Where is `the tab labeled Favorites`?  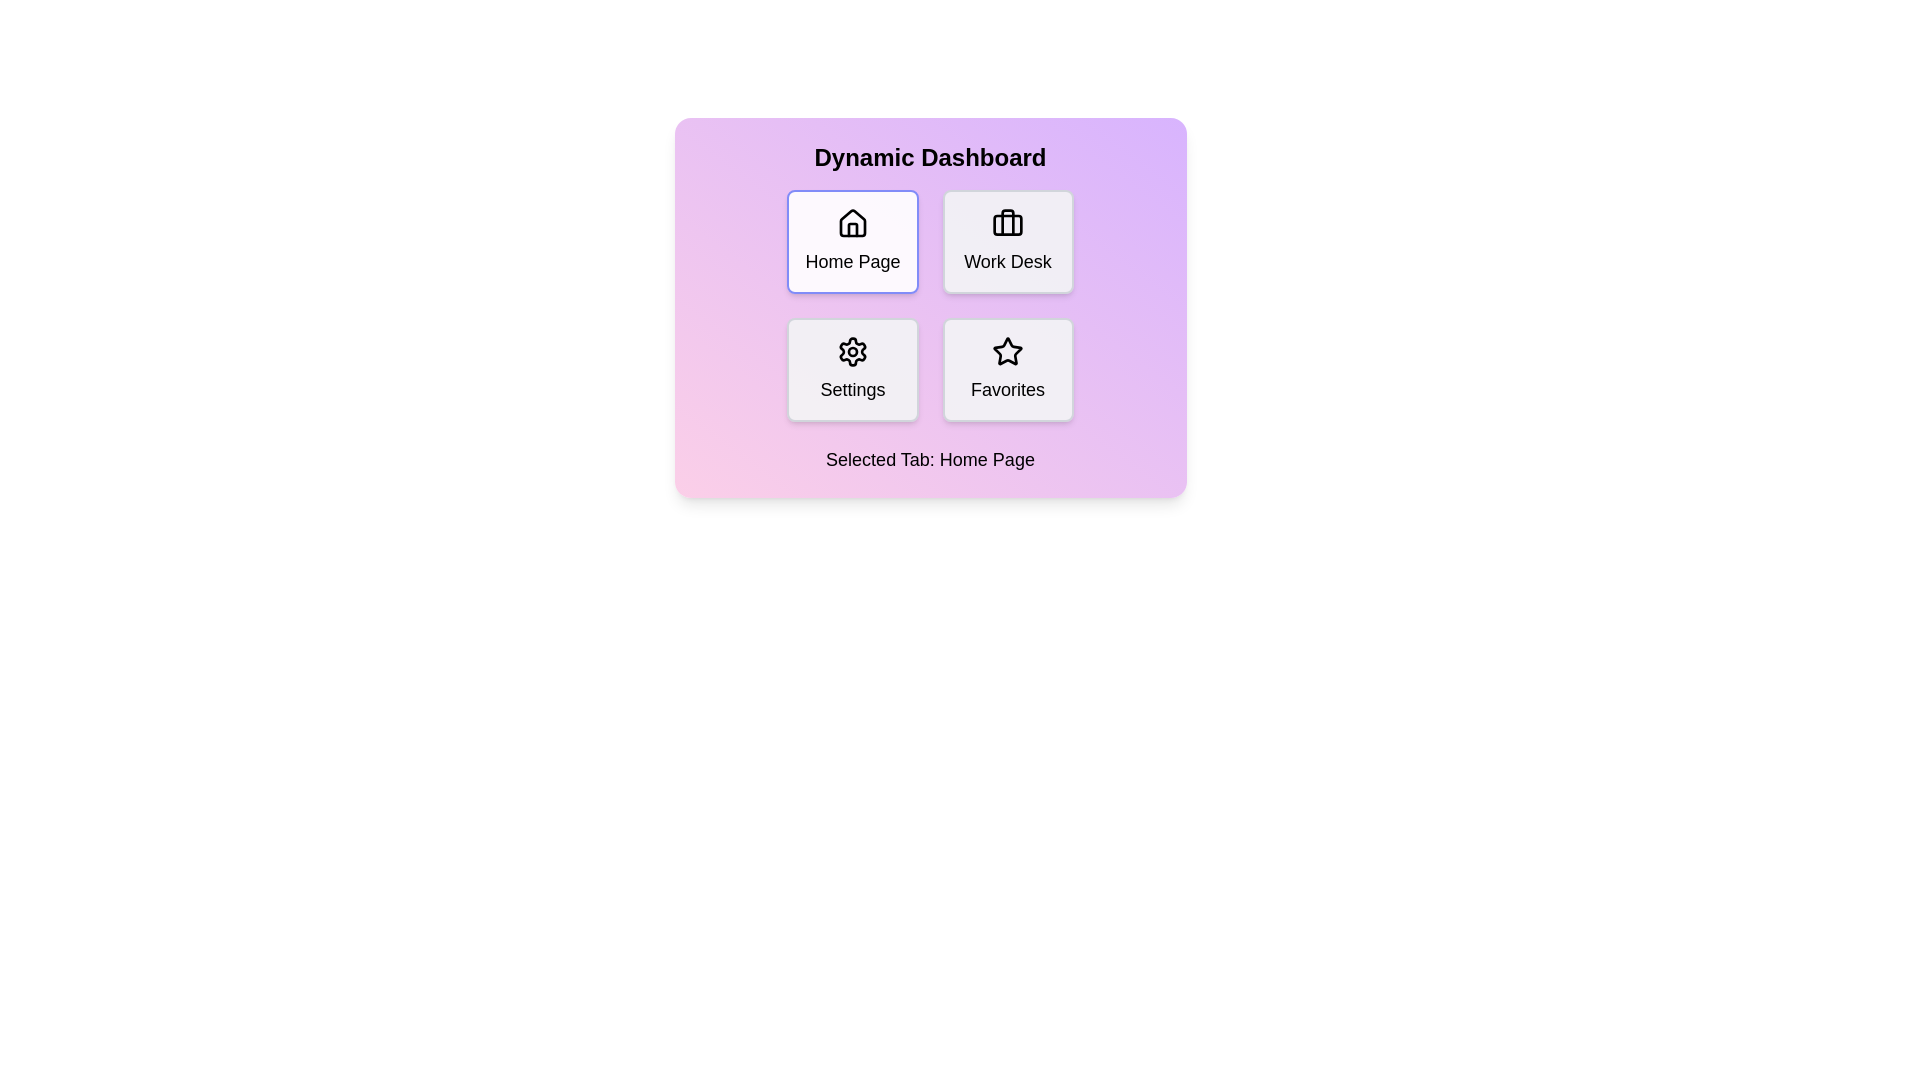
the tab labeled Favorites is located at coordinates (1008, 370).